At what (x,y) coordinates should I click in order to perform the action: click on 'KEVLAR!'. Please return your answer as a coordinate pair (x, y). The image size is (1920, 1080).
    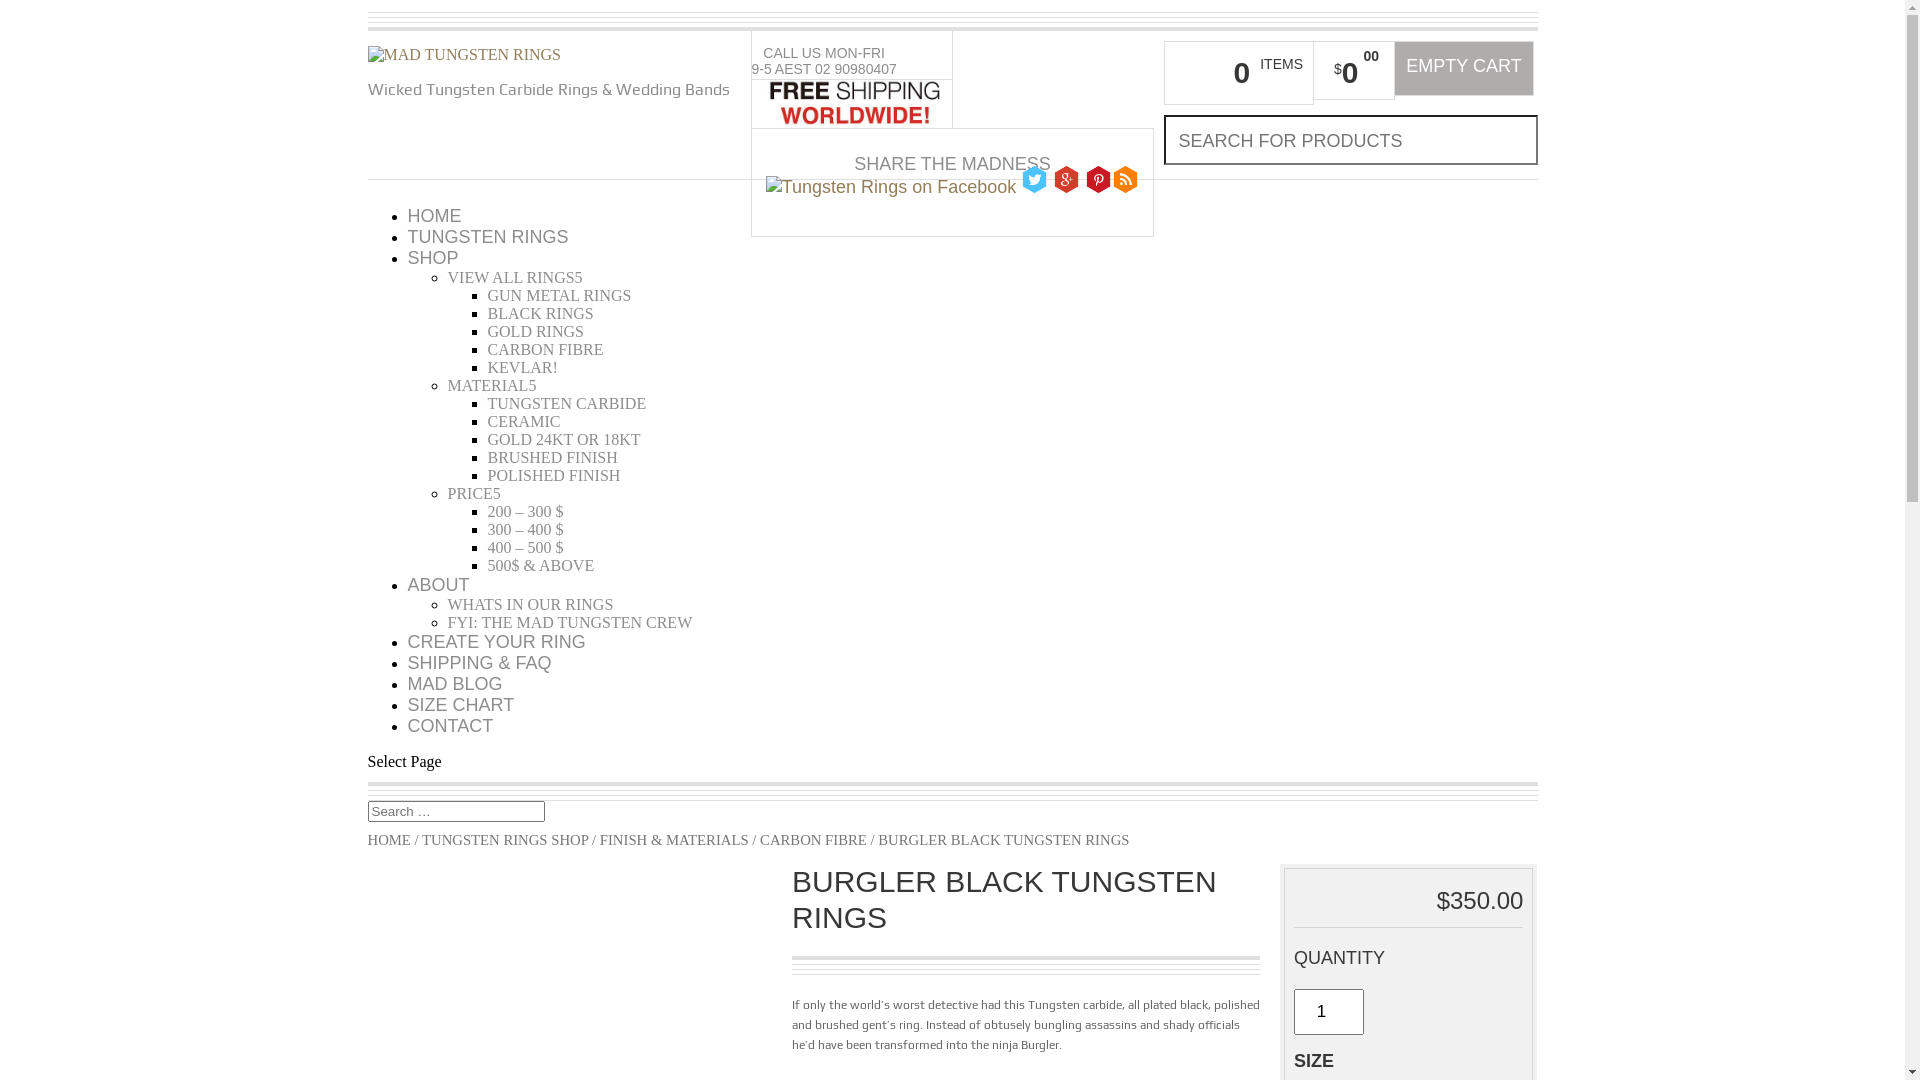
    Looking at the image, I should click on (523, 367).